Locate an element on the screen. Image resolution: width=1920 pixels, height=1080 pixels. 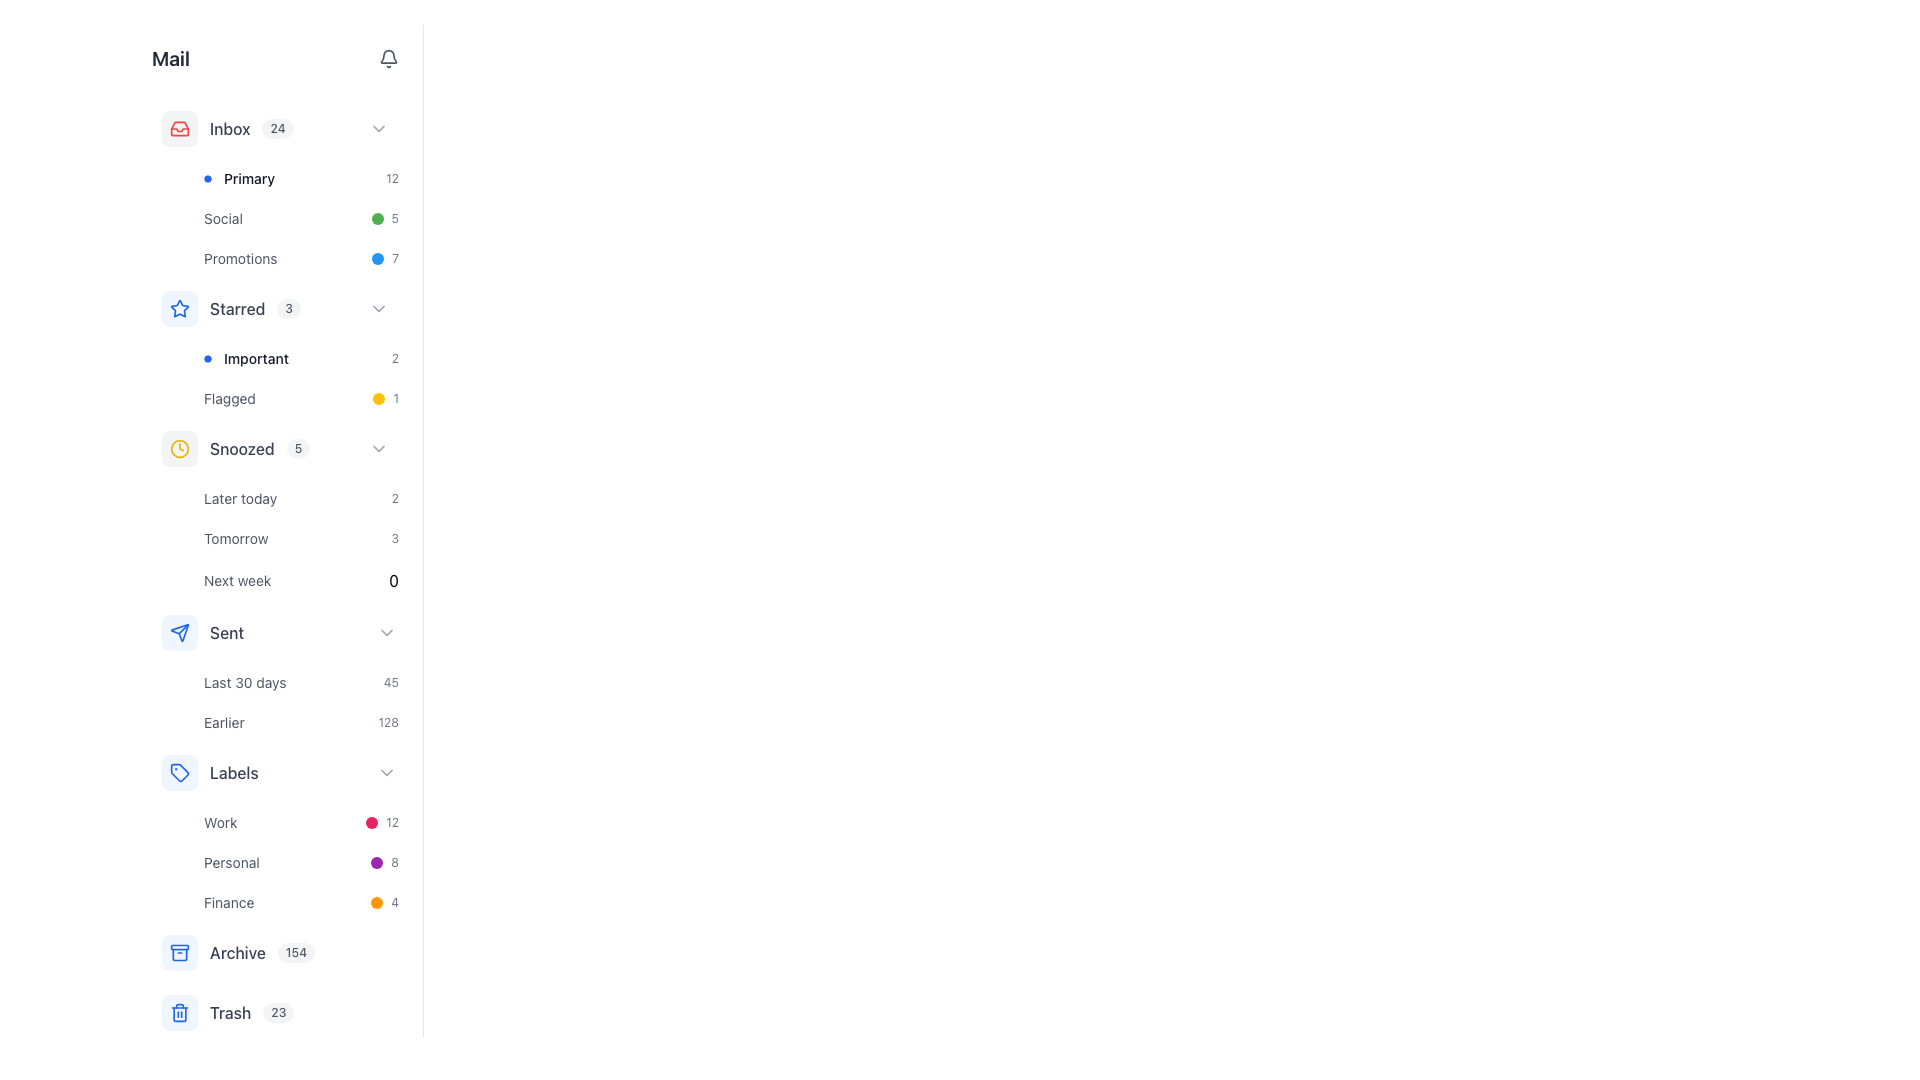
the 'Primary' text label in the Inbox section is located at coordinates (248, 177).